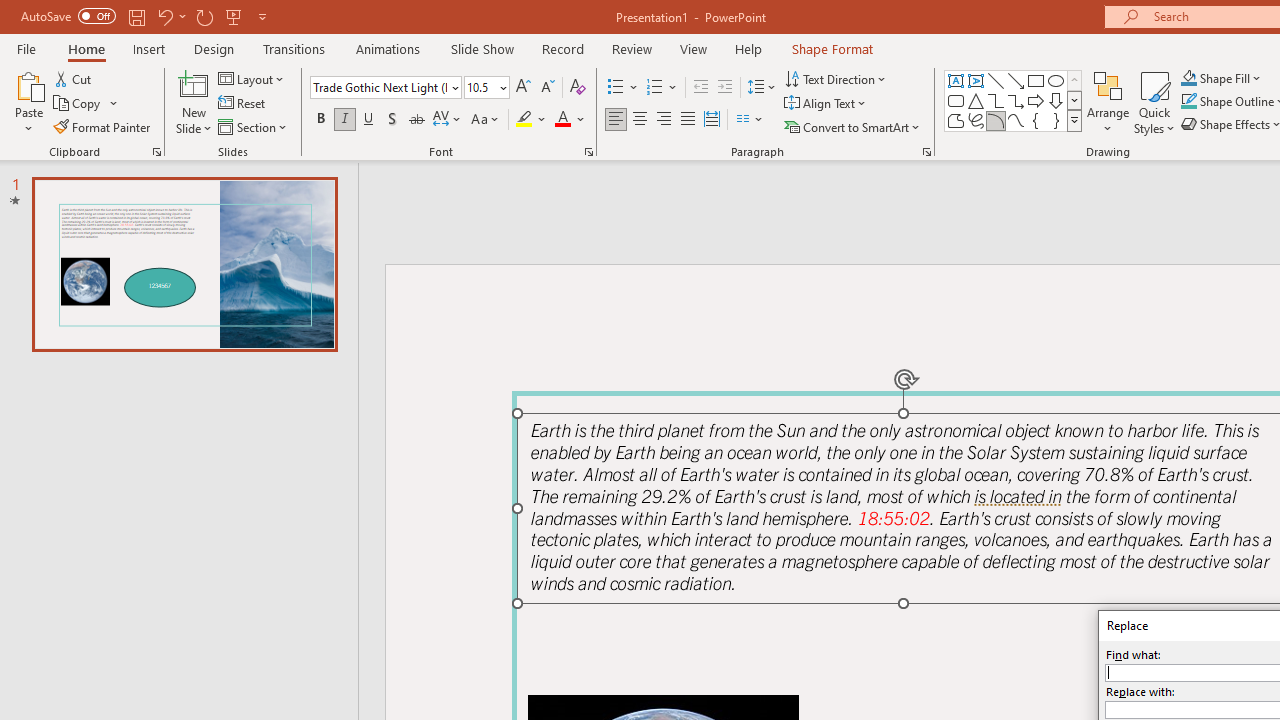 This screenshot has height=720, width=1280. I want to click on 'Shape Outline Teal, Accent 1', so click(1189, 101).